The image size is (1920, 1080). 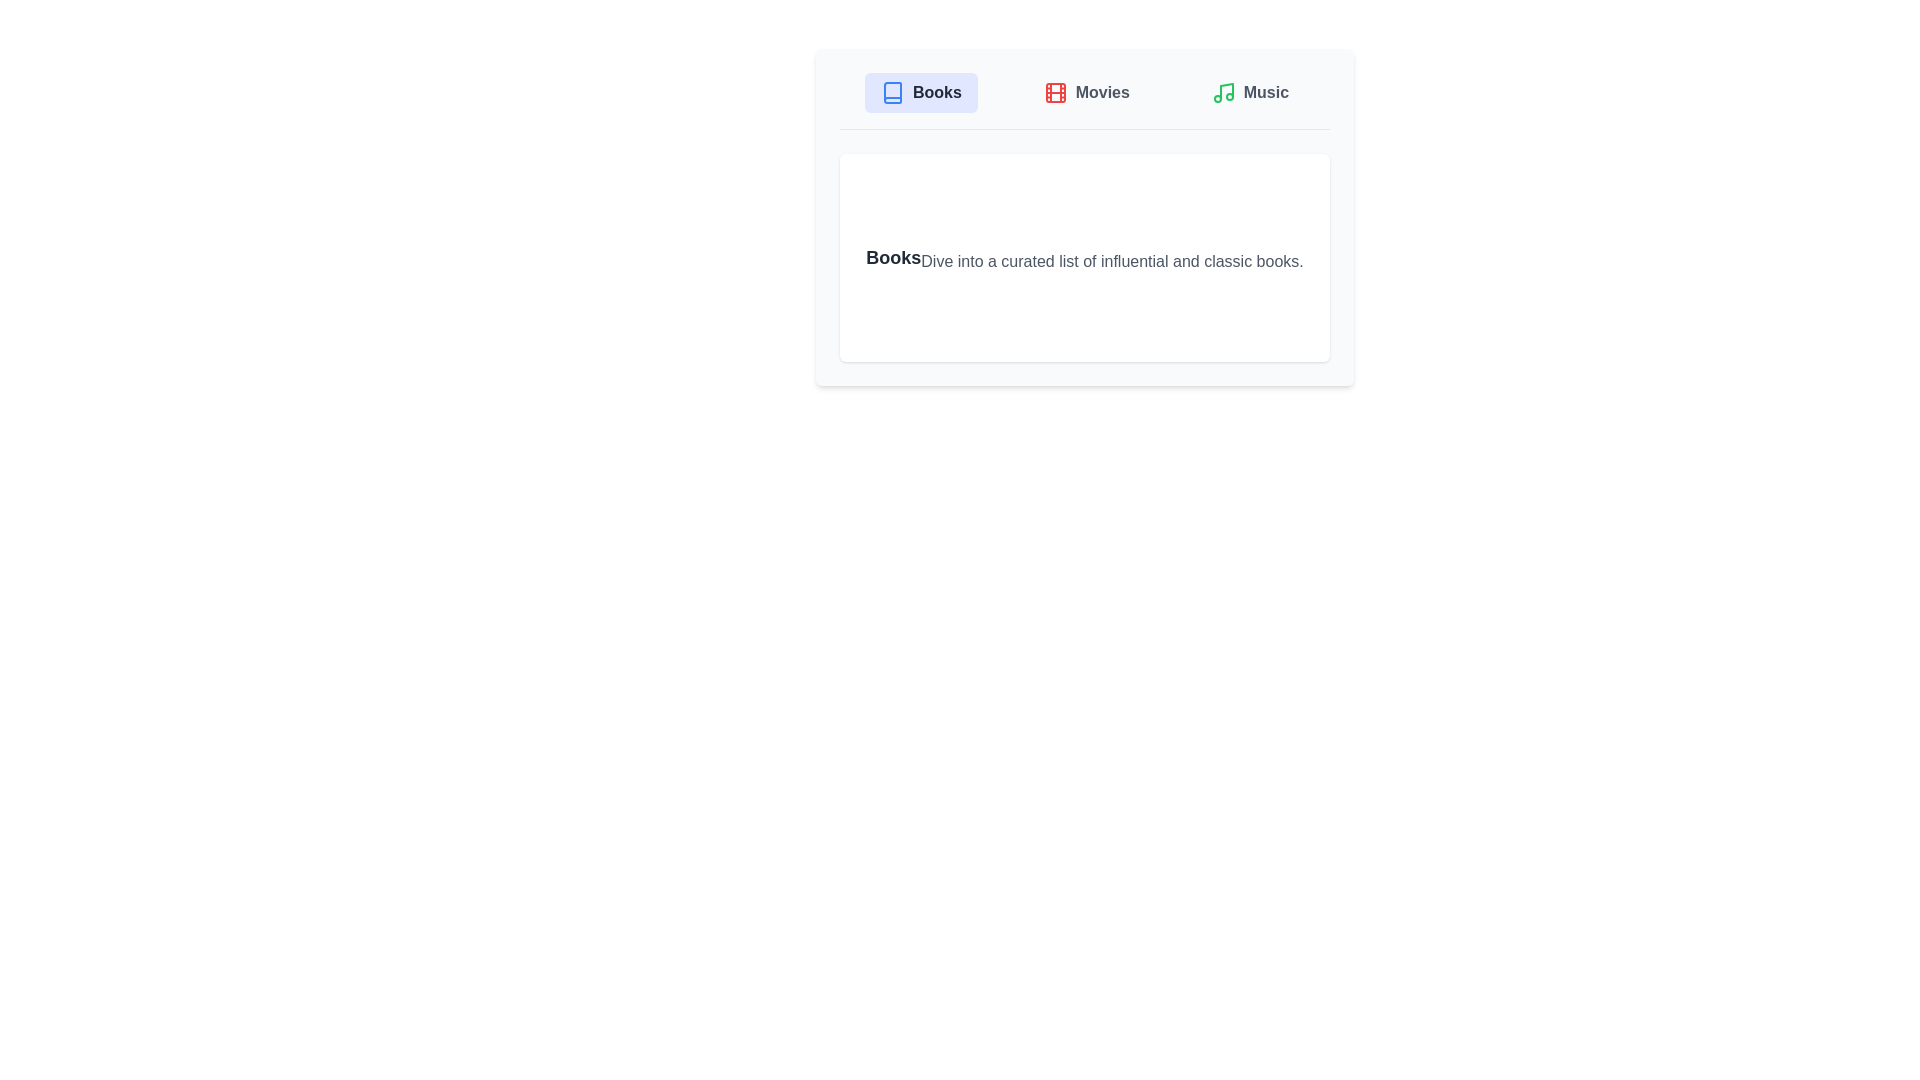 What do you see at coordinates (1249, 92) in the screenshot?
I see `the Music tab by clicking on its button` at bounding box center [1249, 92].